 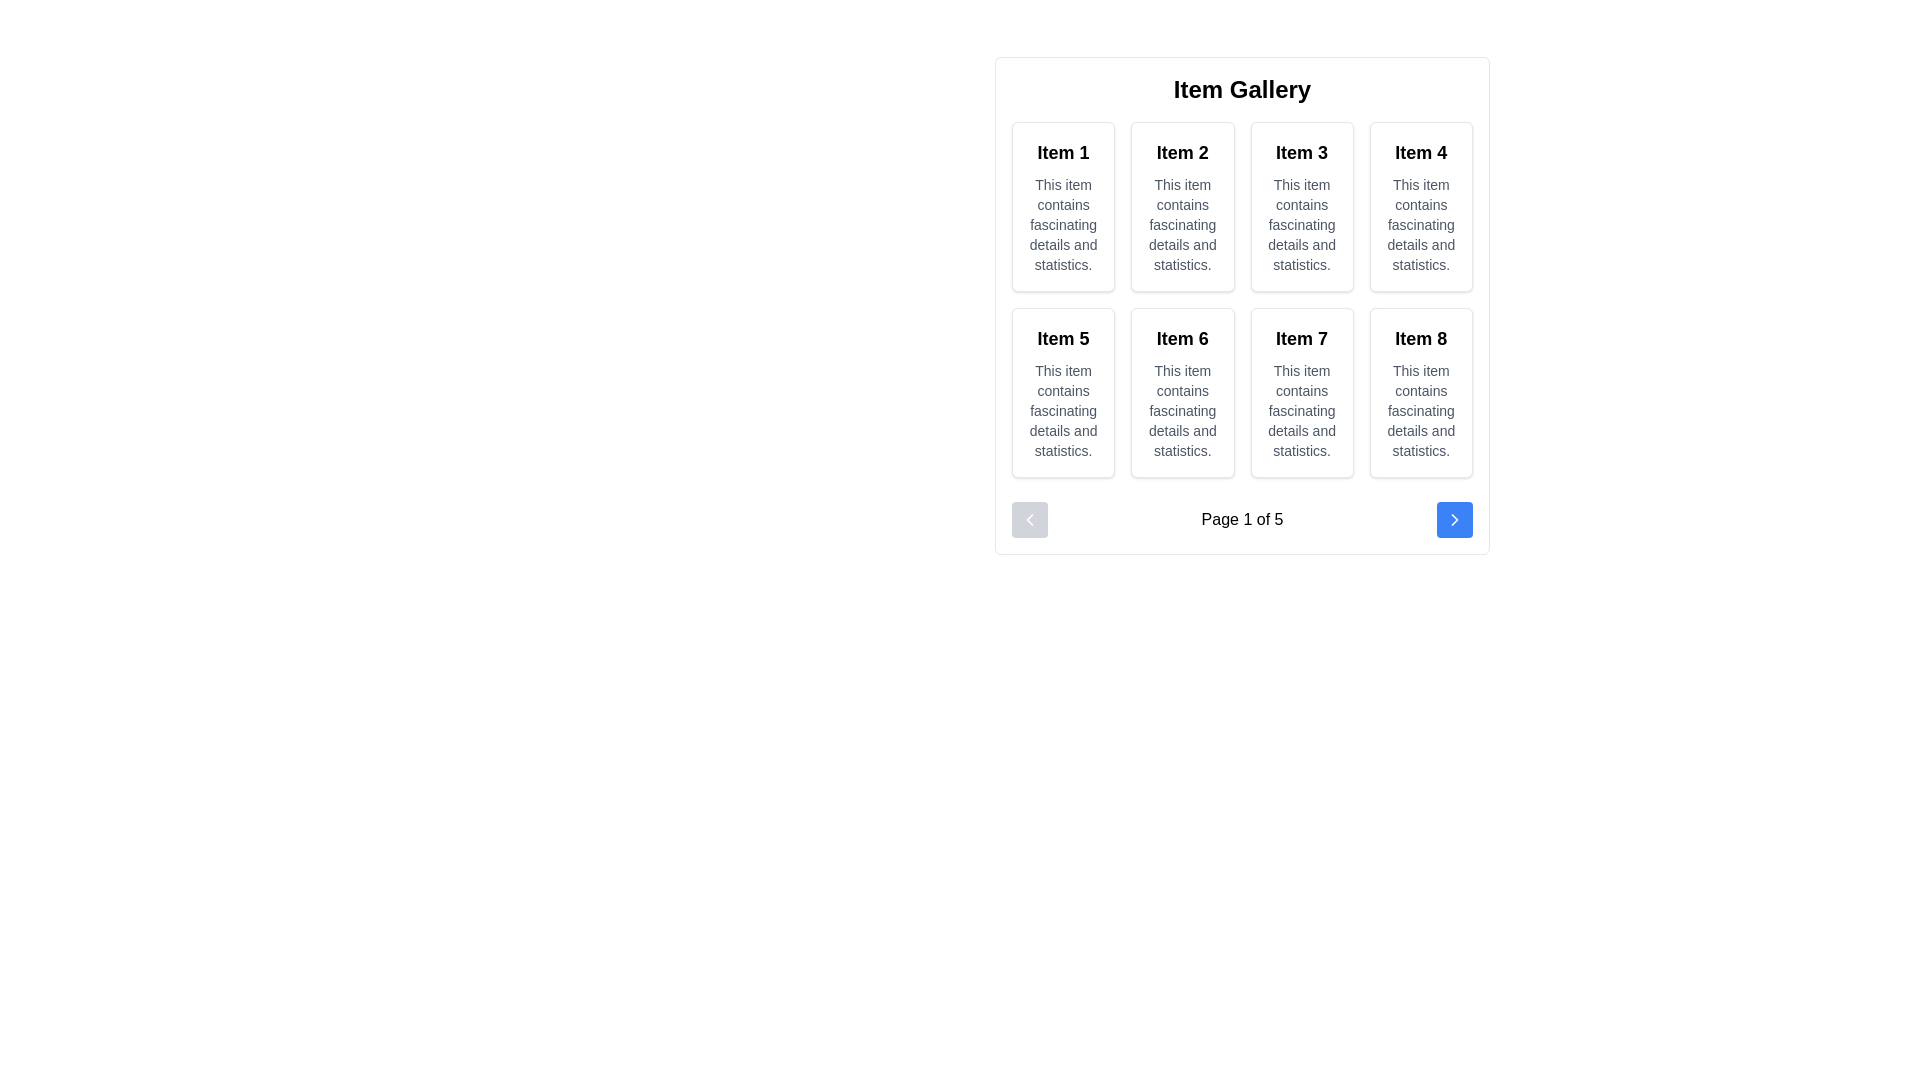 What do you see at coordinates (1182, 410) in the screenshot?
I see `the descriptive text block displaying 'This item contains fascinating details and statistics.' located in the card labeled 'Item 6' in the second row, second column of the grid layout` at bounding box center [1182, 410].